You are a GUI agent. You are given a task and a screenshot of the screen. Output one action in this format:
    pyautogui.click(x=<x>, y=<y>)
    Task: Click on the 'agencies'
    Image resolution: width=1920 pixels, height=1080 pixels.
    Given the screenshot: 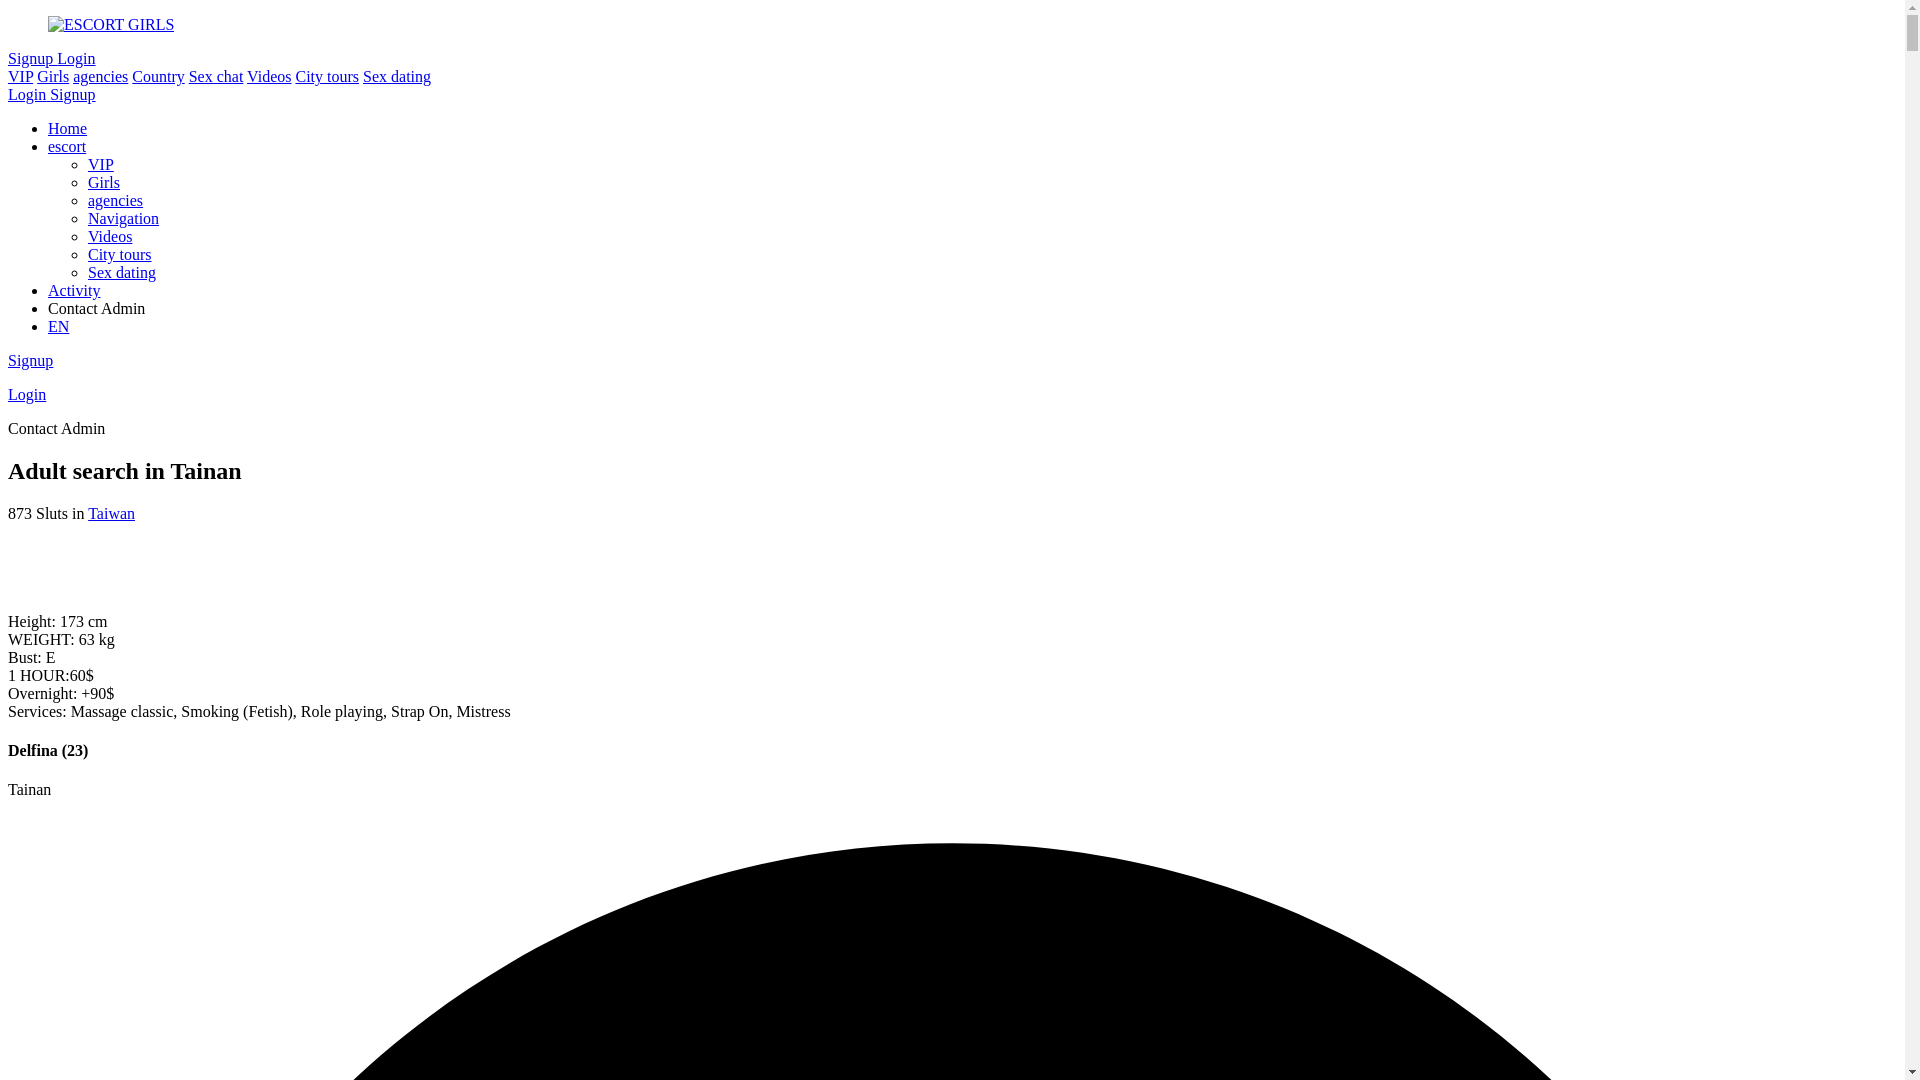 What is the action you would take?
    pyautogui.click(x=114, y=200)
    